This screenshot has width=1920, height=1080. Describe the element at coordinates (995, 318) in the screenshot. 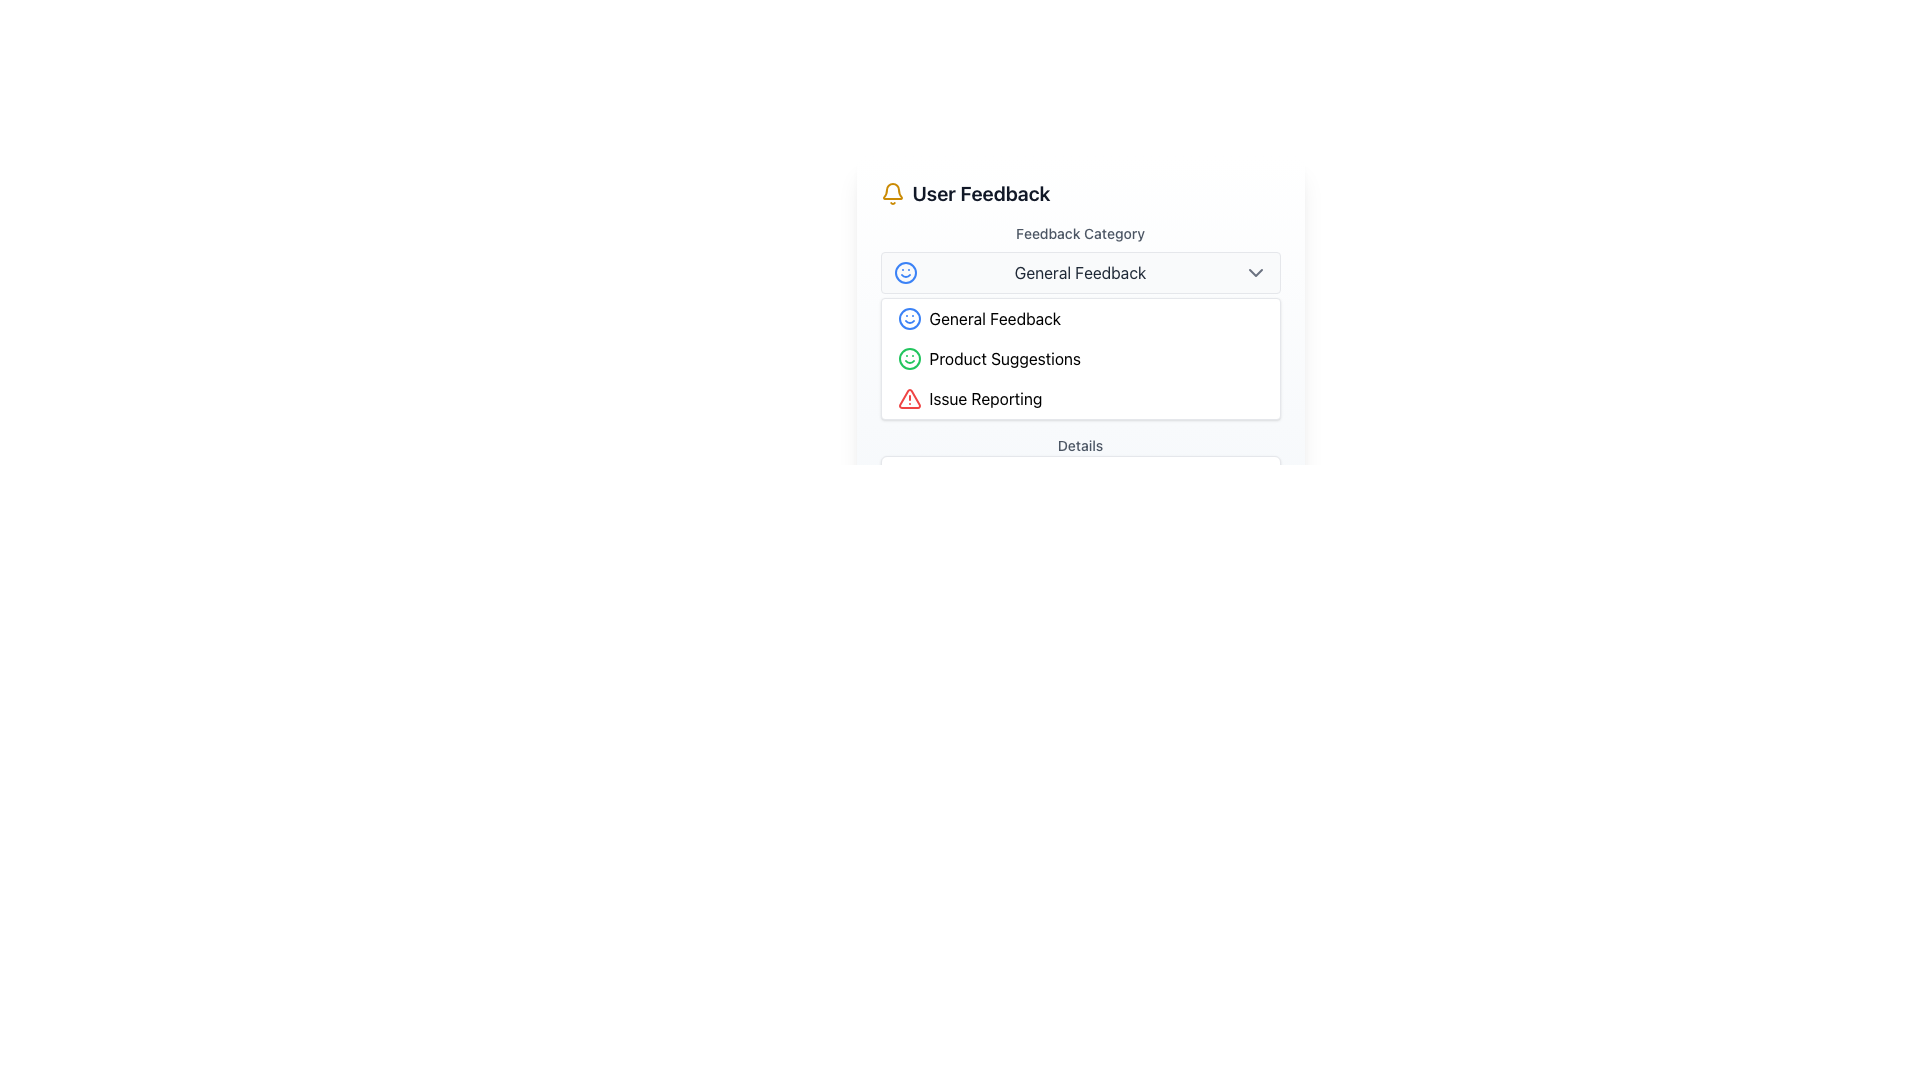

I see `the 'General Feedback' label in the dropdown menu under the 'Feedback Category' section of the 'User Feedback' dialog` at that location.